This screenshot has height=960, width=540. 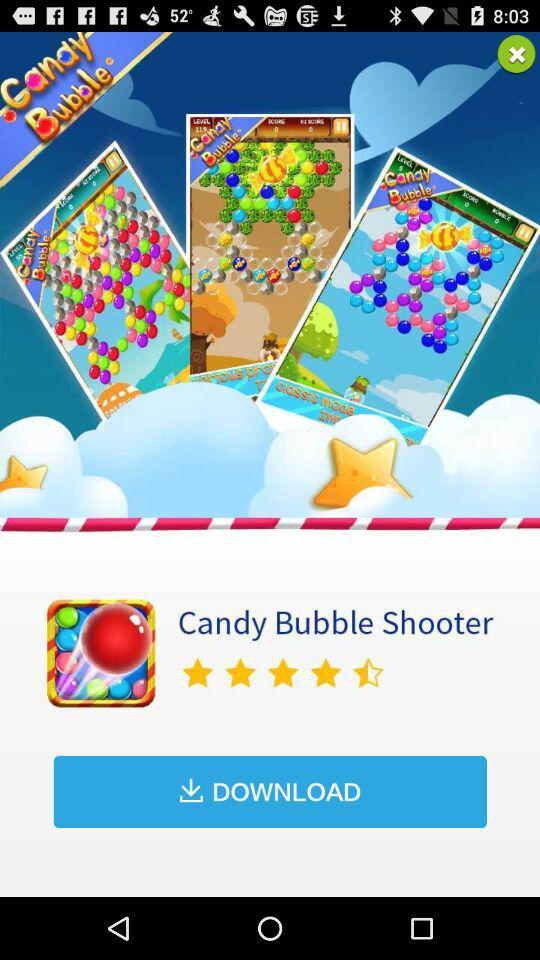 What do you see at coordinates (516, 57) in the screenshot?
I see `the close icon` at bounding box center [516, 57].